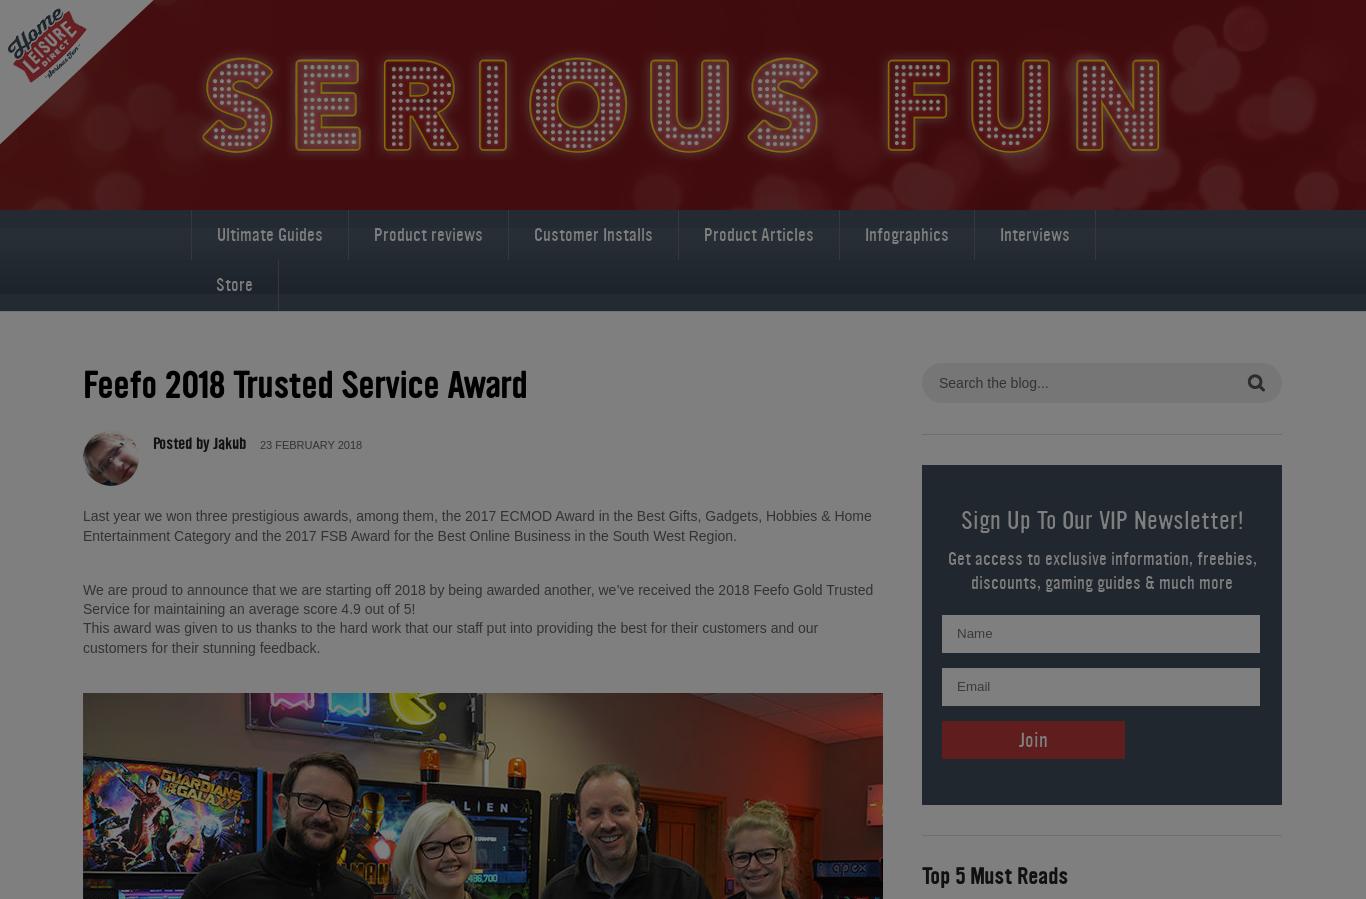 The image size is (1366, 899). What do you see at coordinates (592, 234) in the screenshot?
I see `'Customer Installs'` at bounding box center [592, 234].